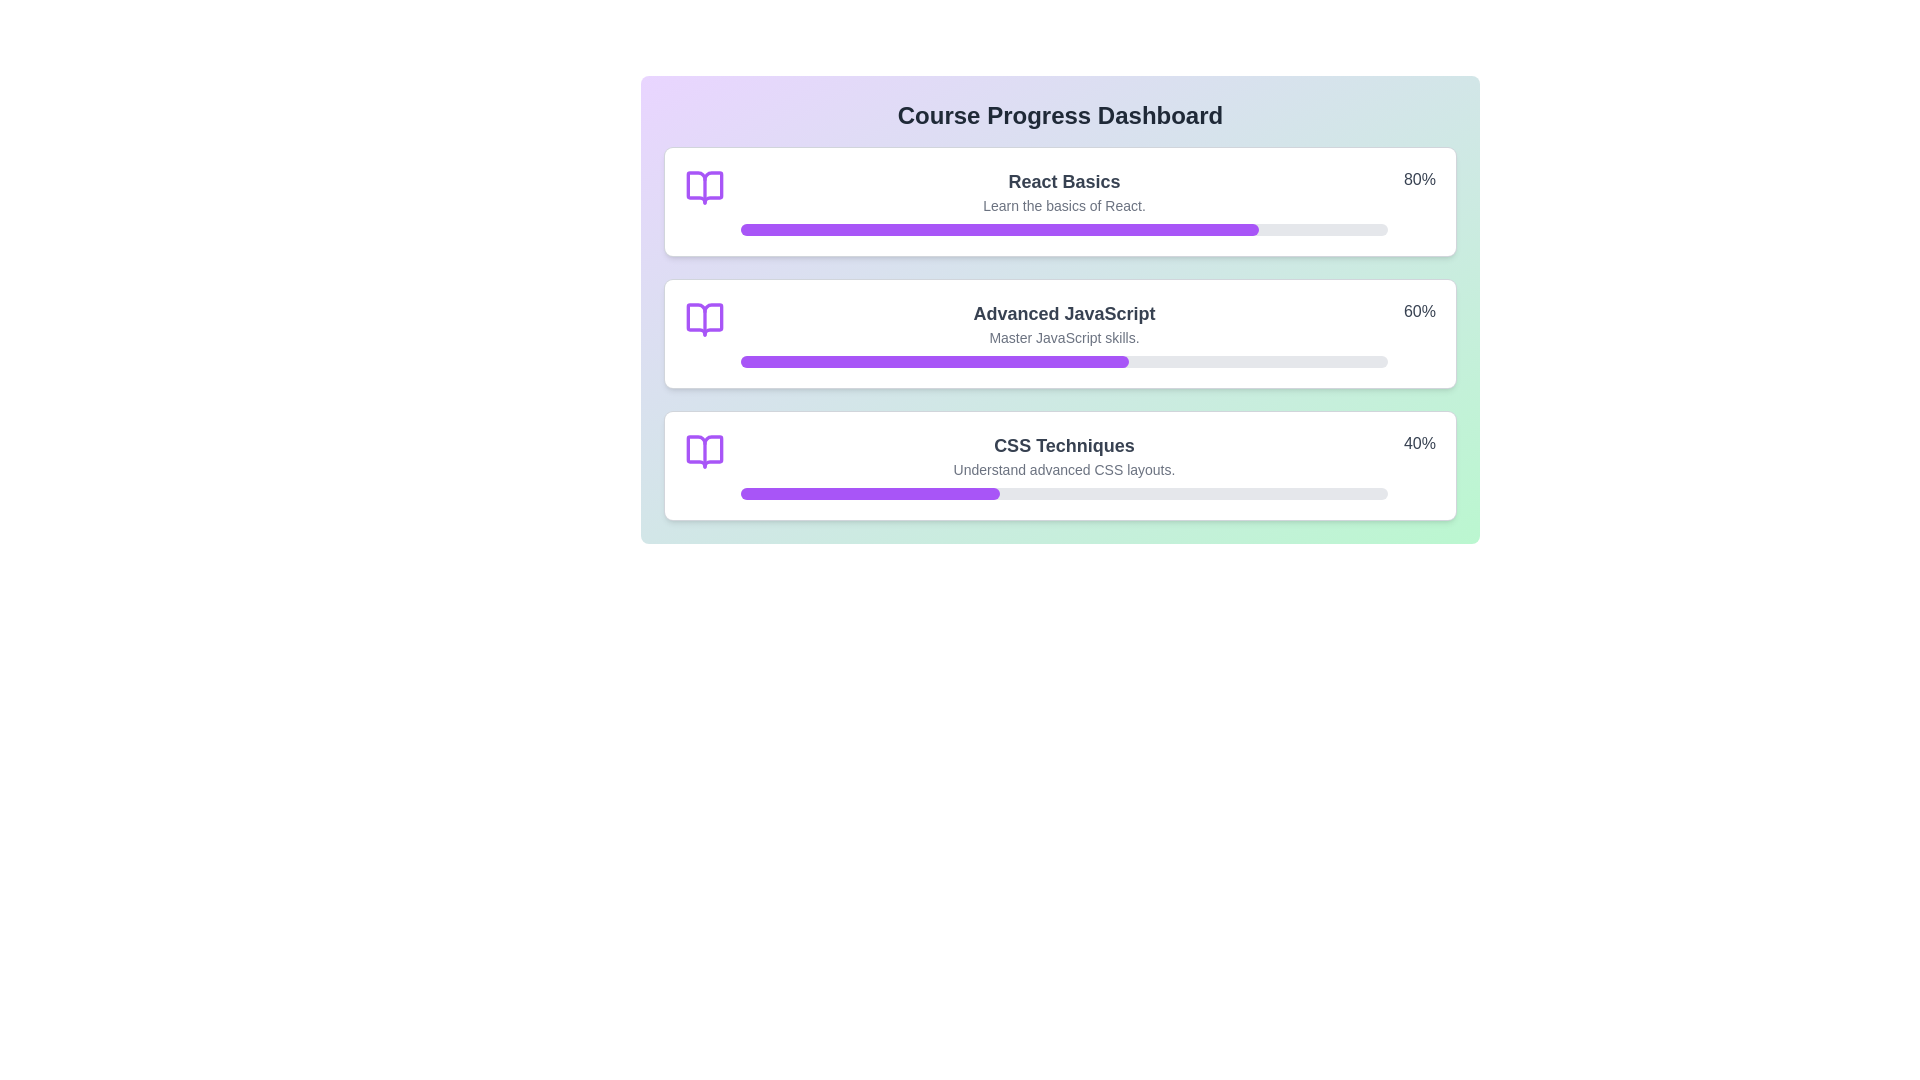  Describe the element at coordinates (1063, 205) in the screenshot. I see `the descriptive subtitle element located below the 'React Basics' title in the first card of the course progress dashboard` at that location.